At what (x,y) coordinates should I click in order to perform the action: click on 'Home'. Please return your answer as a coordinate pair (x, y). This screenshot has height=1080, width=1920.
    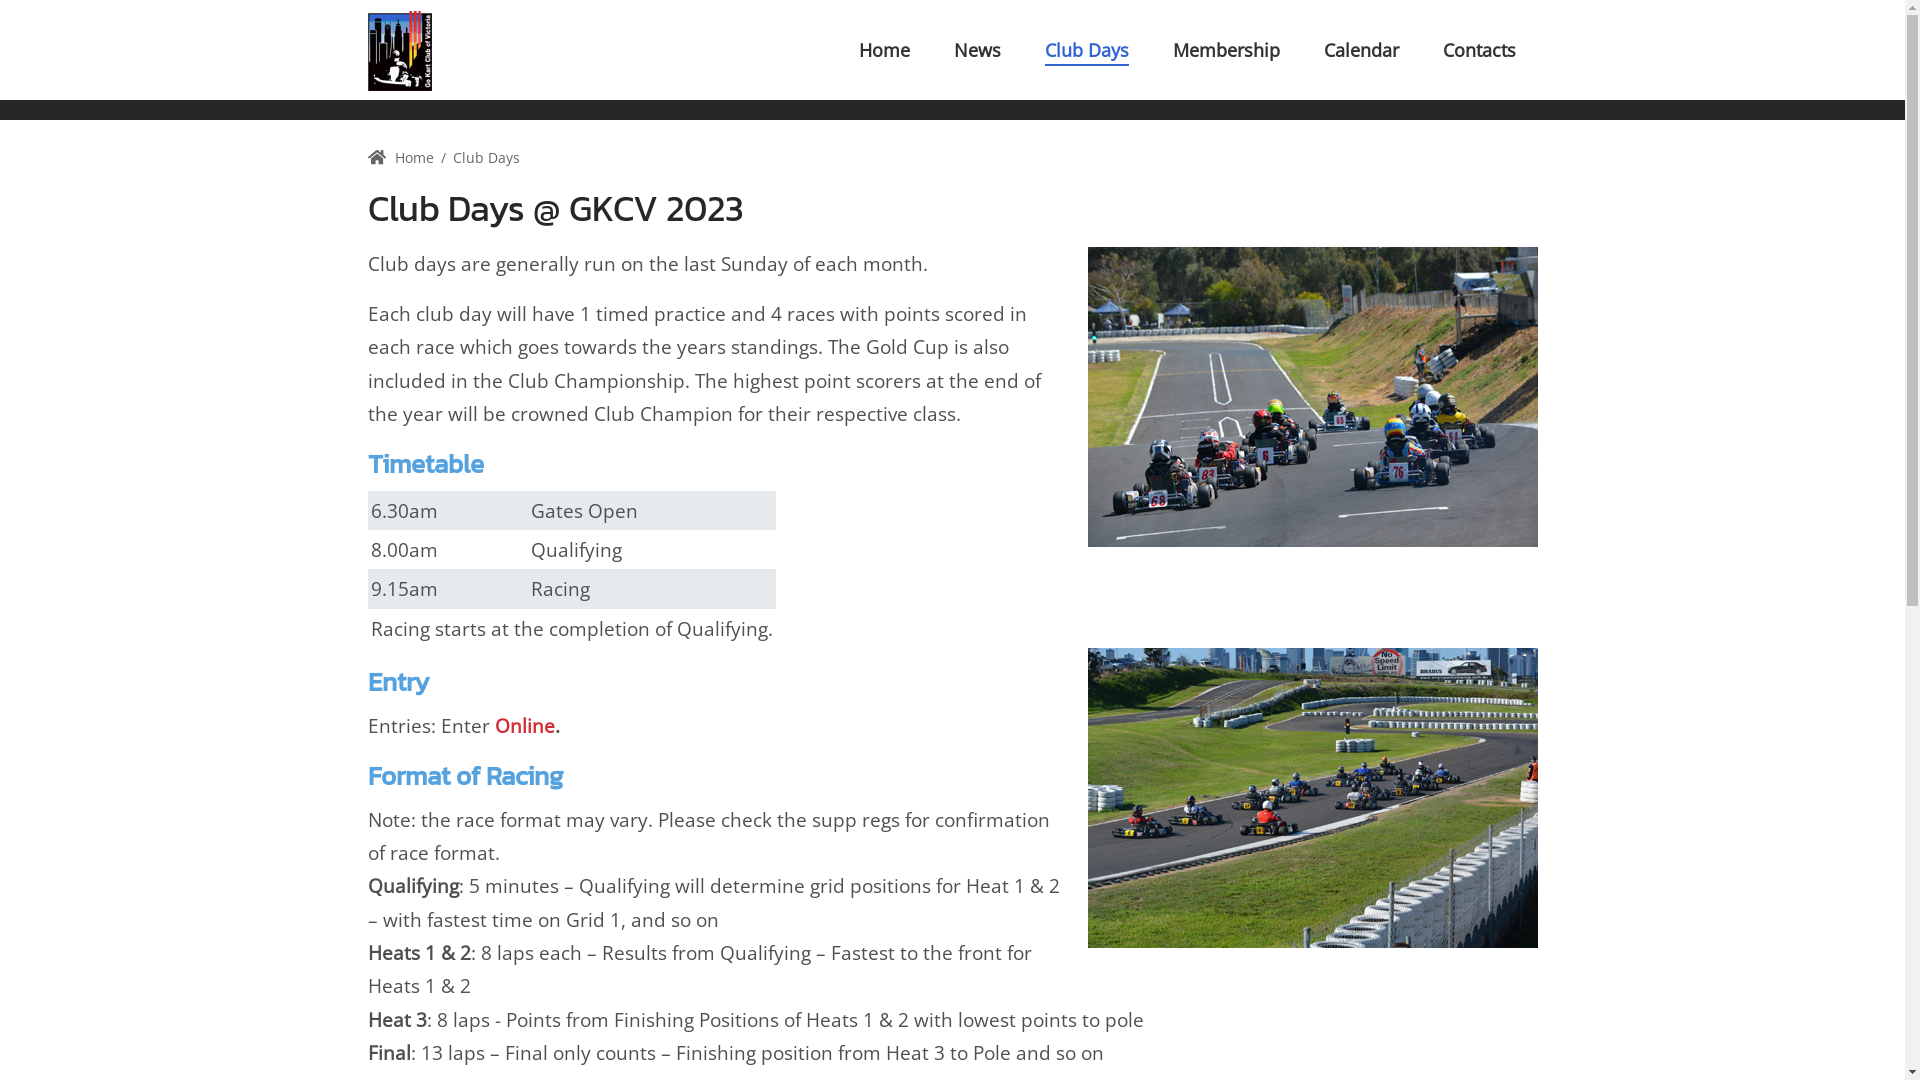
    Looking at the image, I should click on (882, 49).